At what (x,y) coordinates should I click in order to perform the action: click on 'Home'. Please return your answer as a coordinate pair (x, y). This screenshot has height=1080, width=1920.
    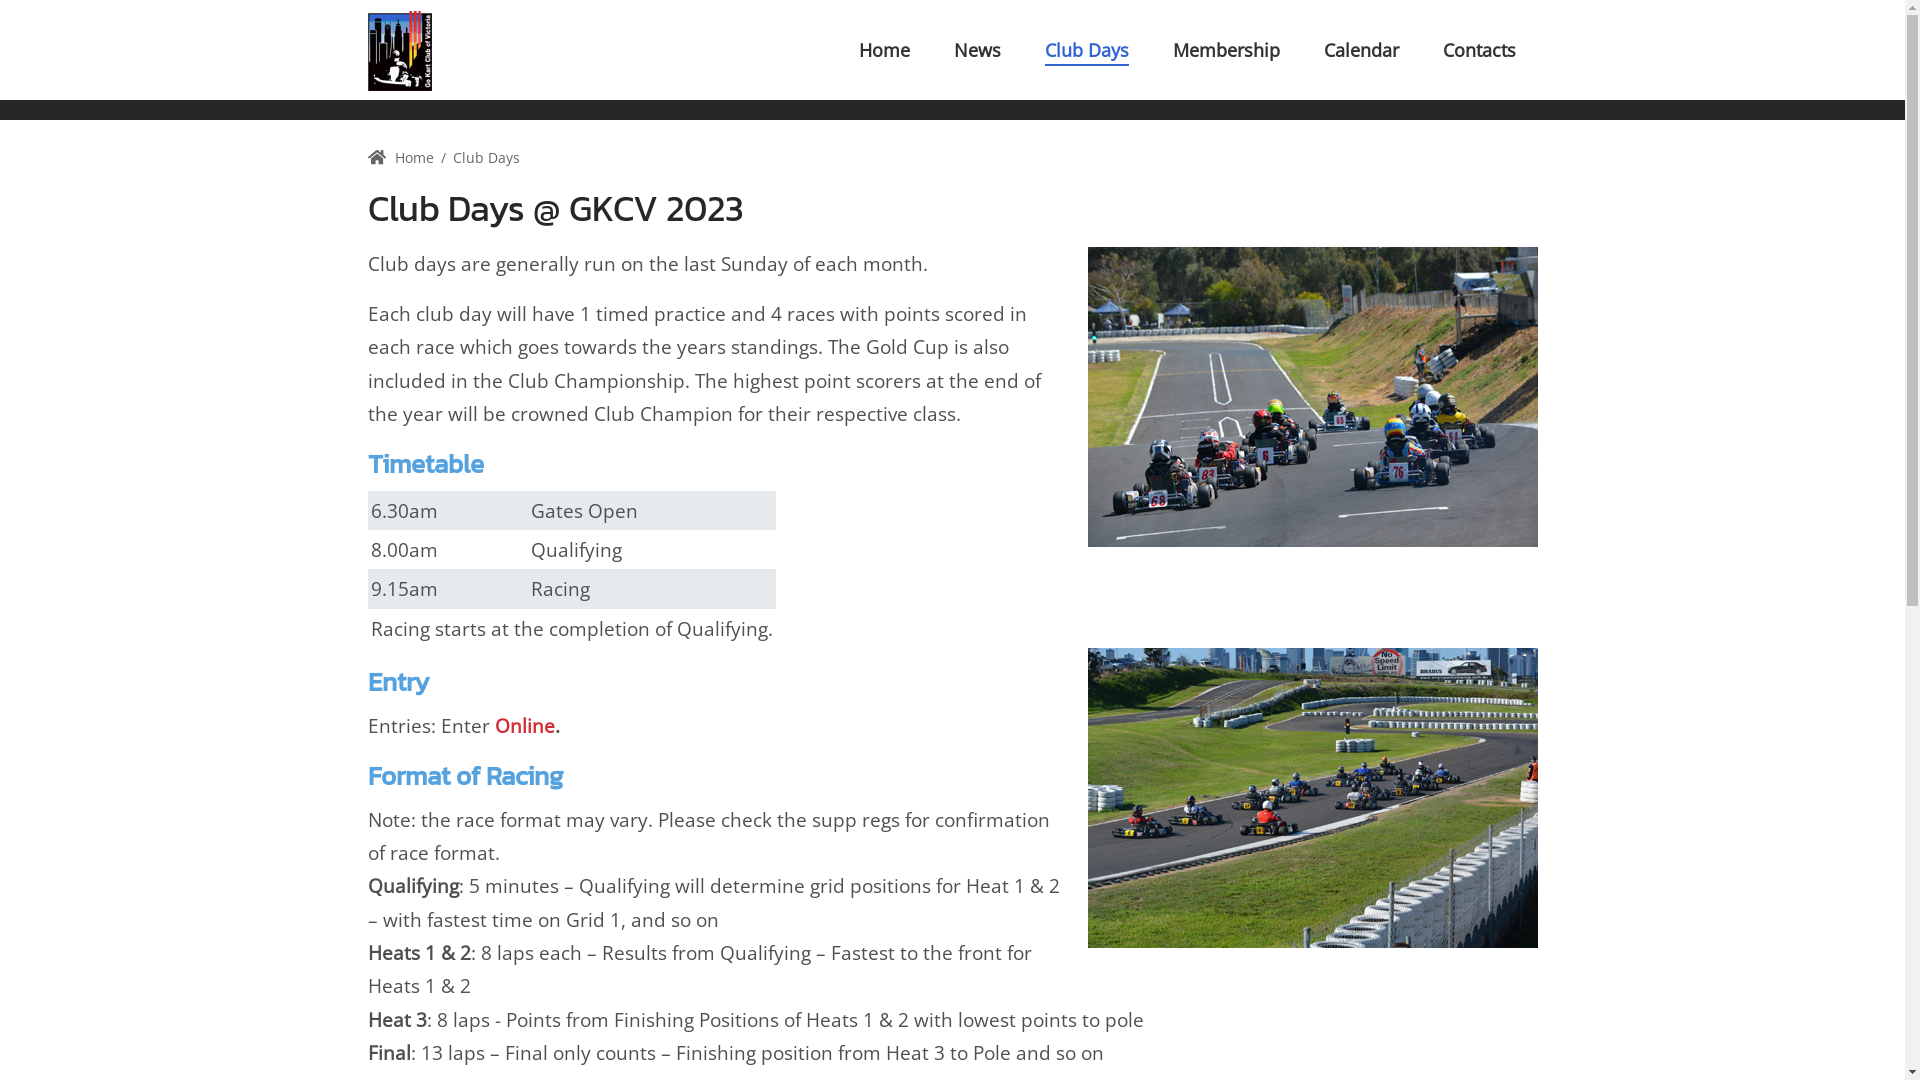
    Looking at the image, I should click on (882, 49).